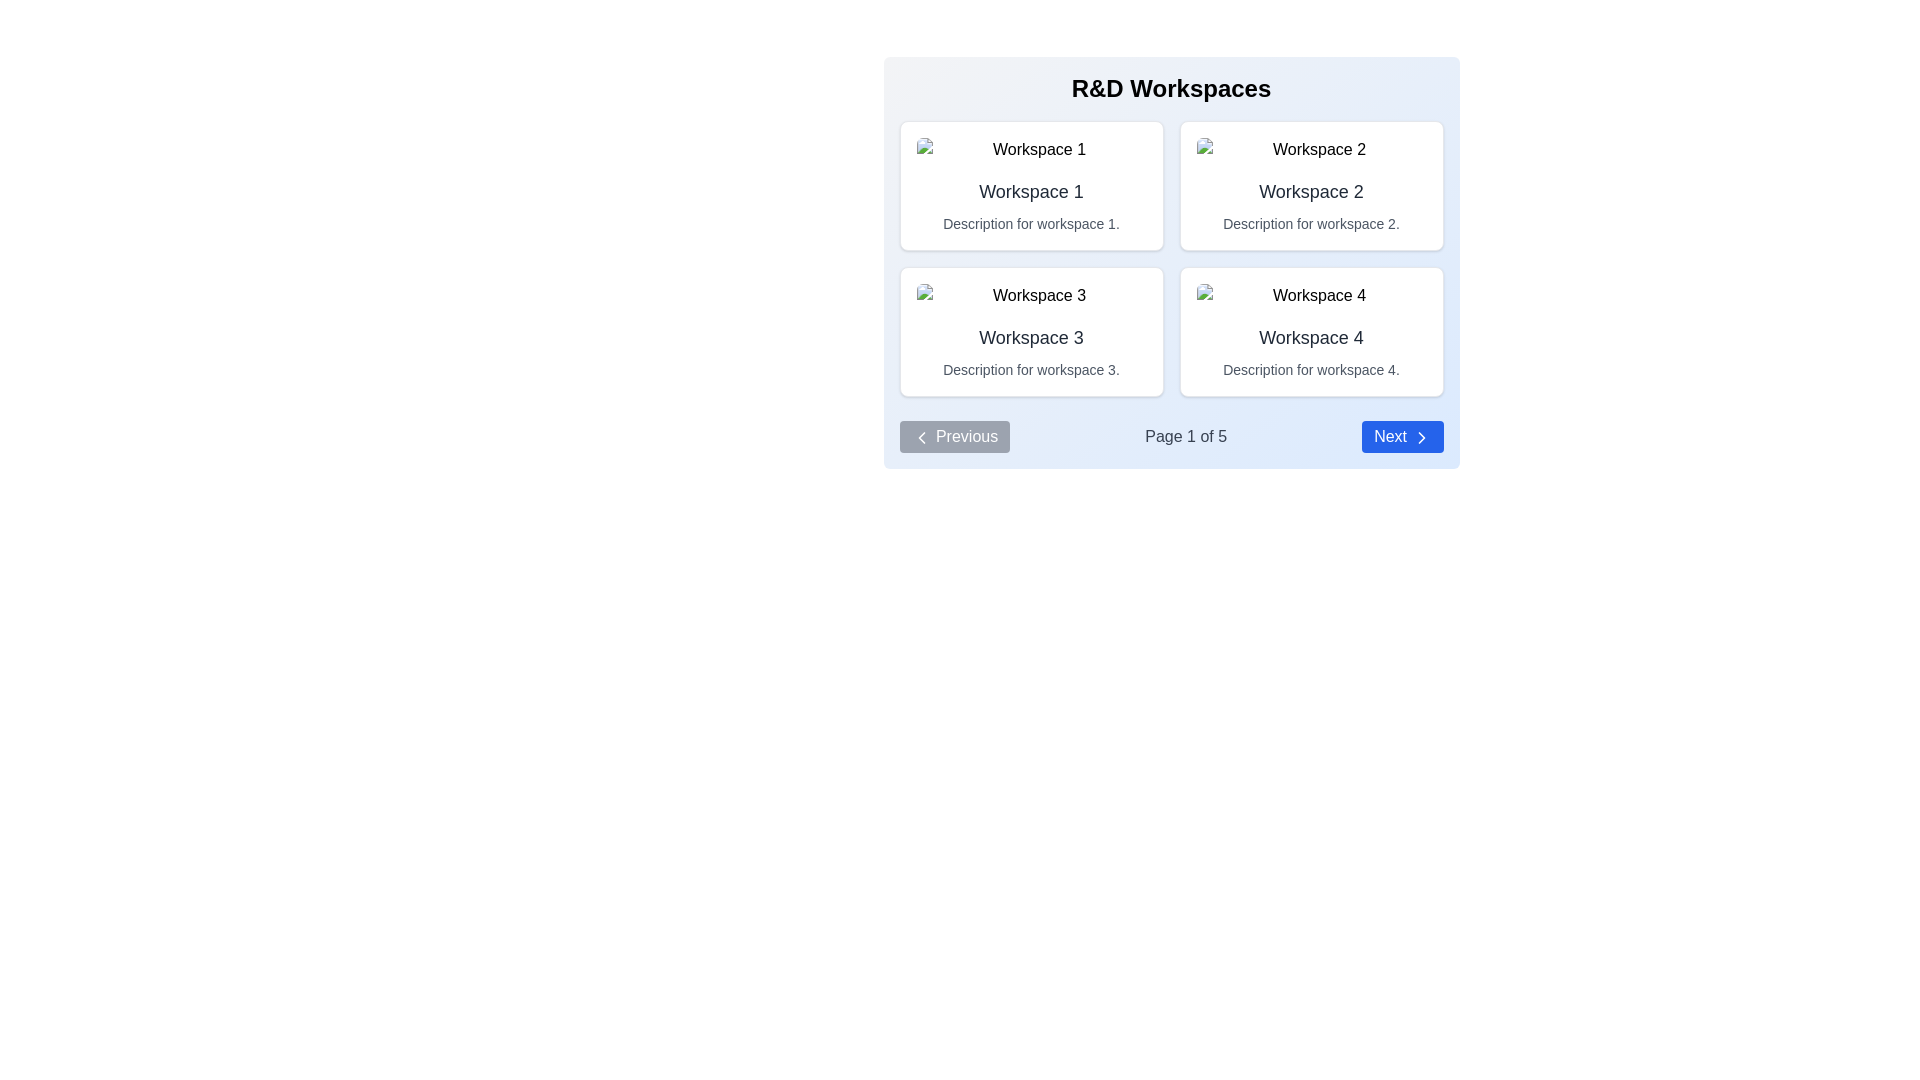 This screenshot has height=1080, width=1920. Describe the element at coordinates (920, 436) in the screenshot. I see `the 'previous' action icon located within the 'Previous' button at the bottom left corner of the main content area` at that location.